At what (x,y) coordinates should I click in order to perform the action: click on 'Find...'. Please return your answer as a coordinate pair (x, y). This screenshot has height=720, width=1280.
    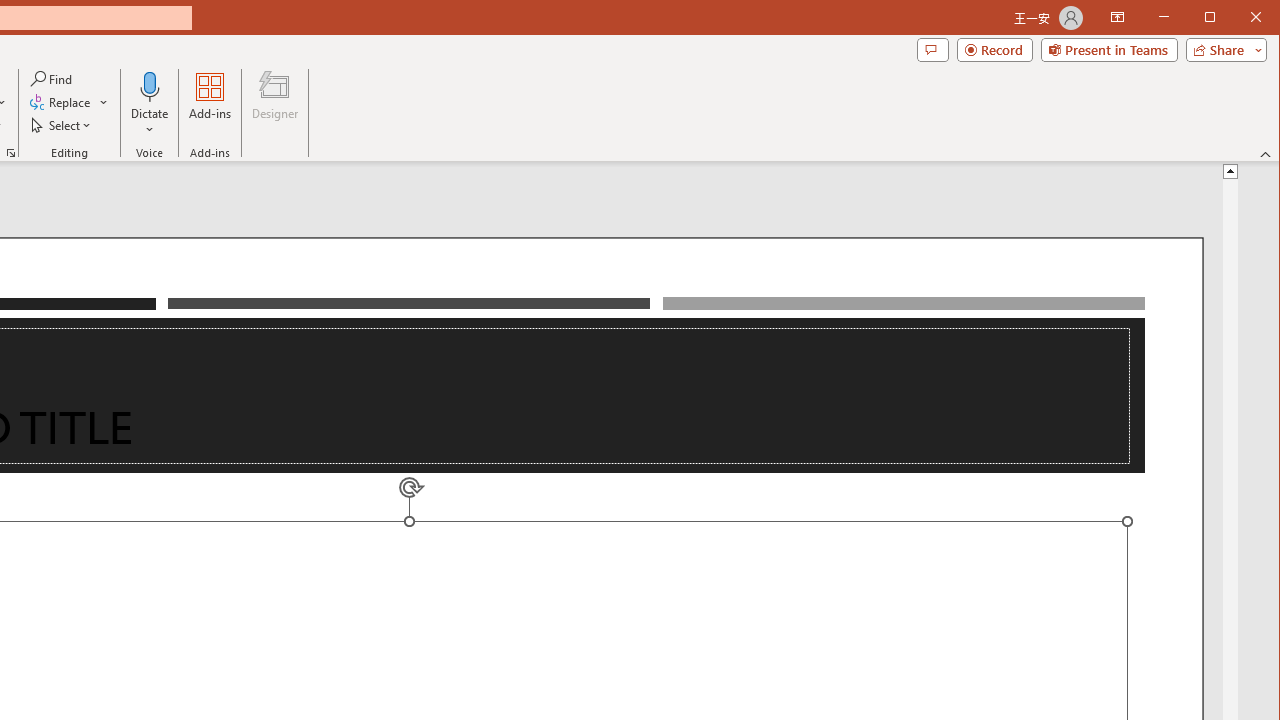
    Looking at the image, I should click on (53, 78).